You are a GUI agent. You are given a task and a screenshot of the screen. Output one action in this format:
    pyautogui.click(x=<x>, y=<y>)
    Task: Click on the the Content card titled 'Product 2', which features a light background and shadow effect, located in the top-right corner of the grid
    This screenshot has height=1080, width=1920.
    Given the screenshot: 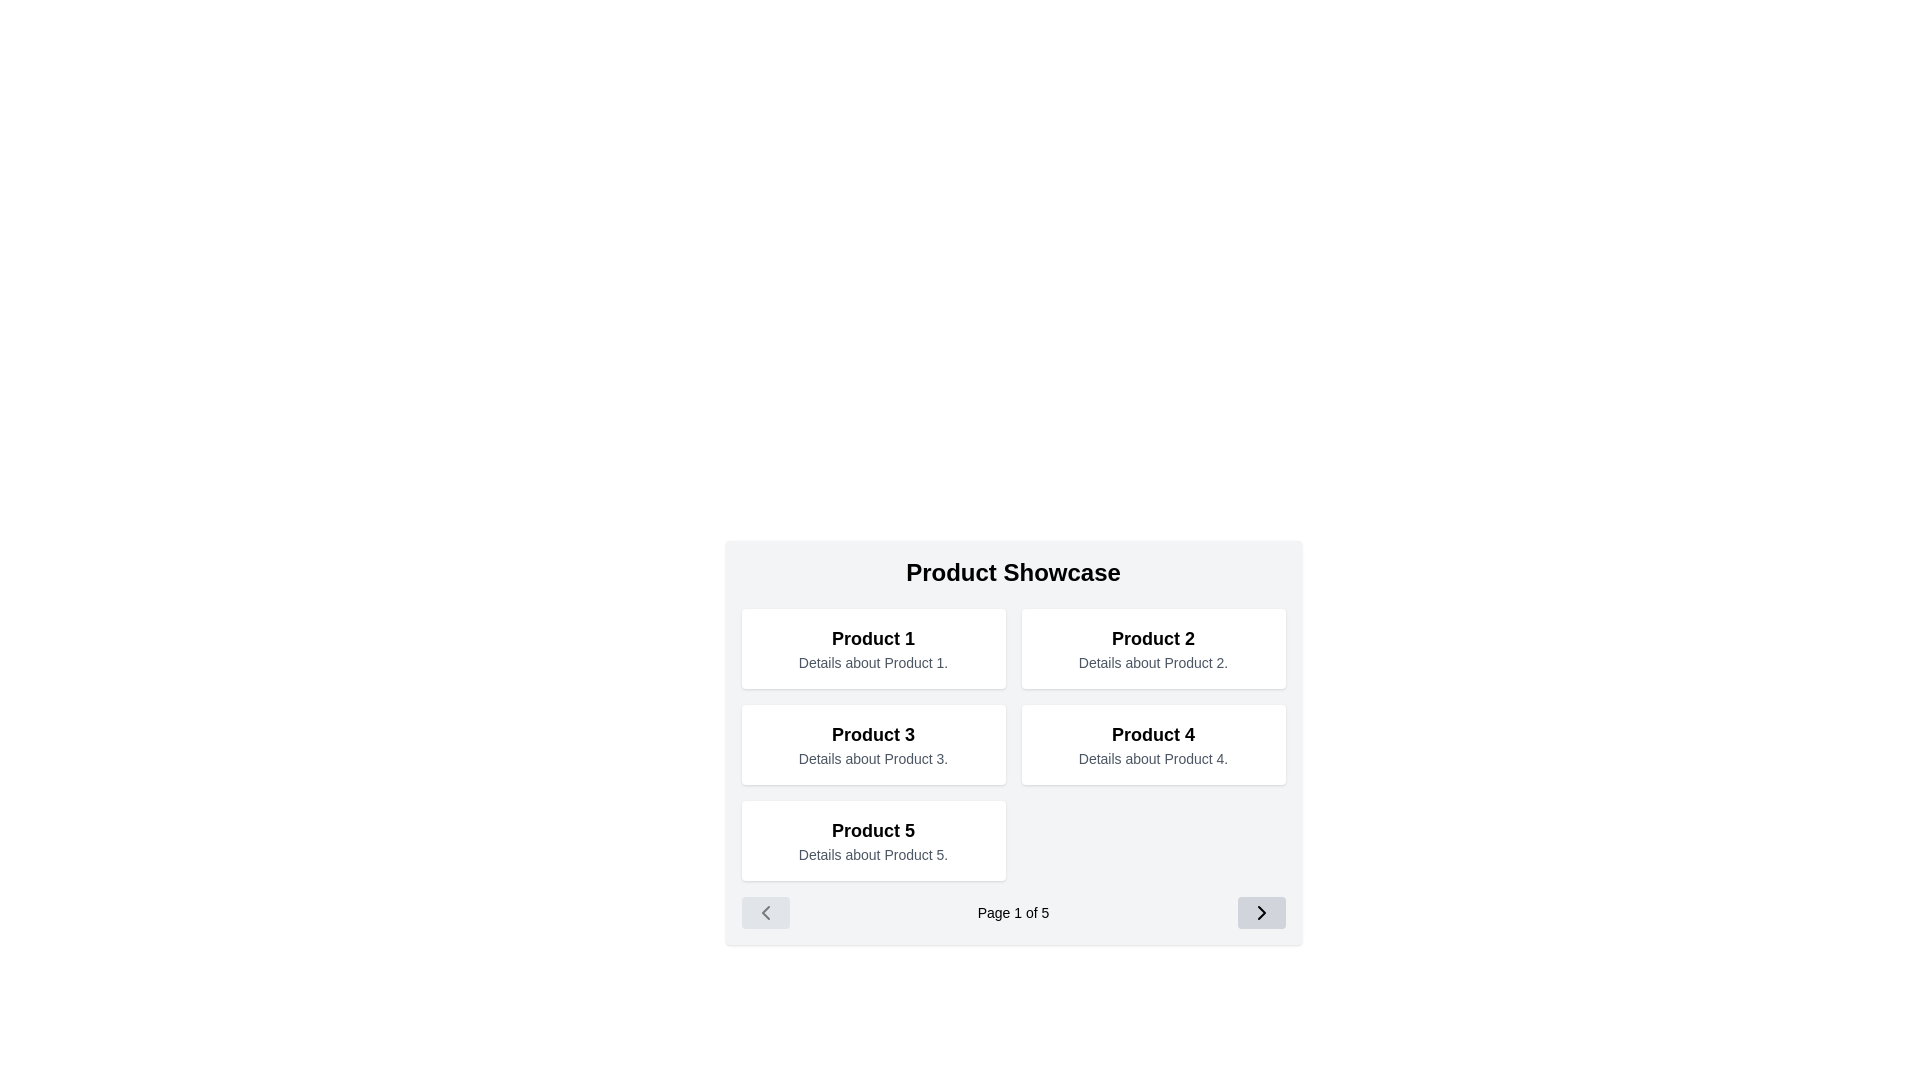 What is the action you would take?
    pyautogui.click(x=1153, y=648)
    